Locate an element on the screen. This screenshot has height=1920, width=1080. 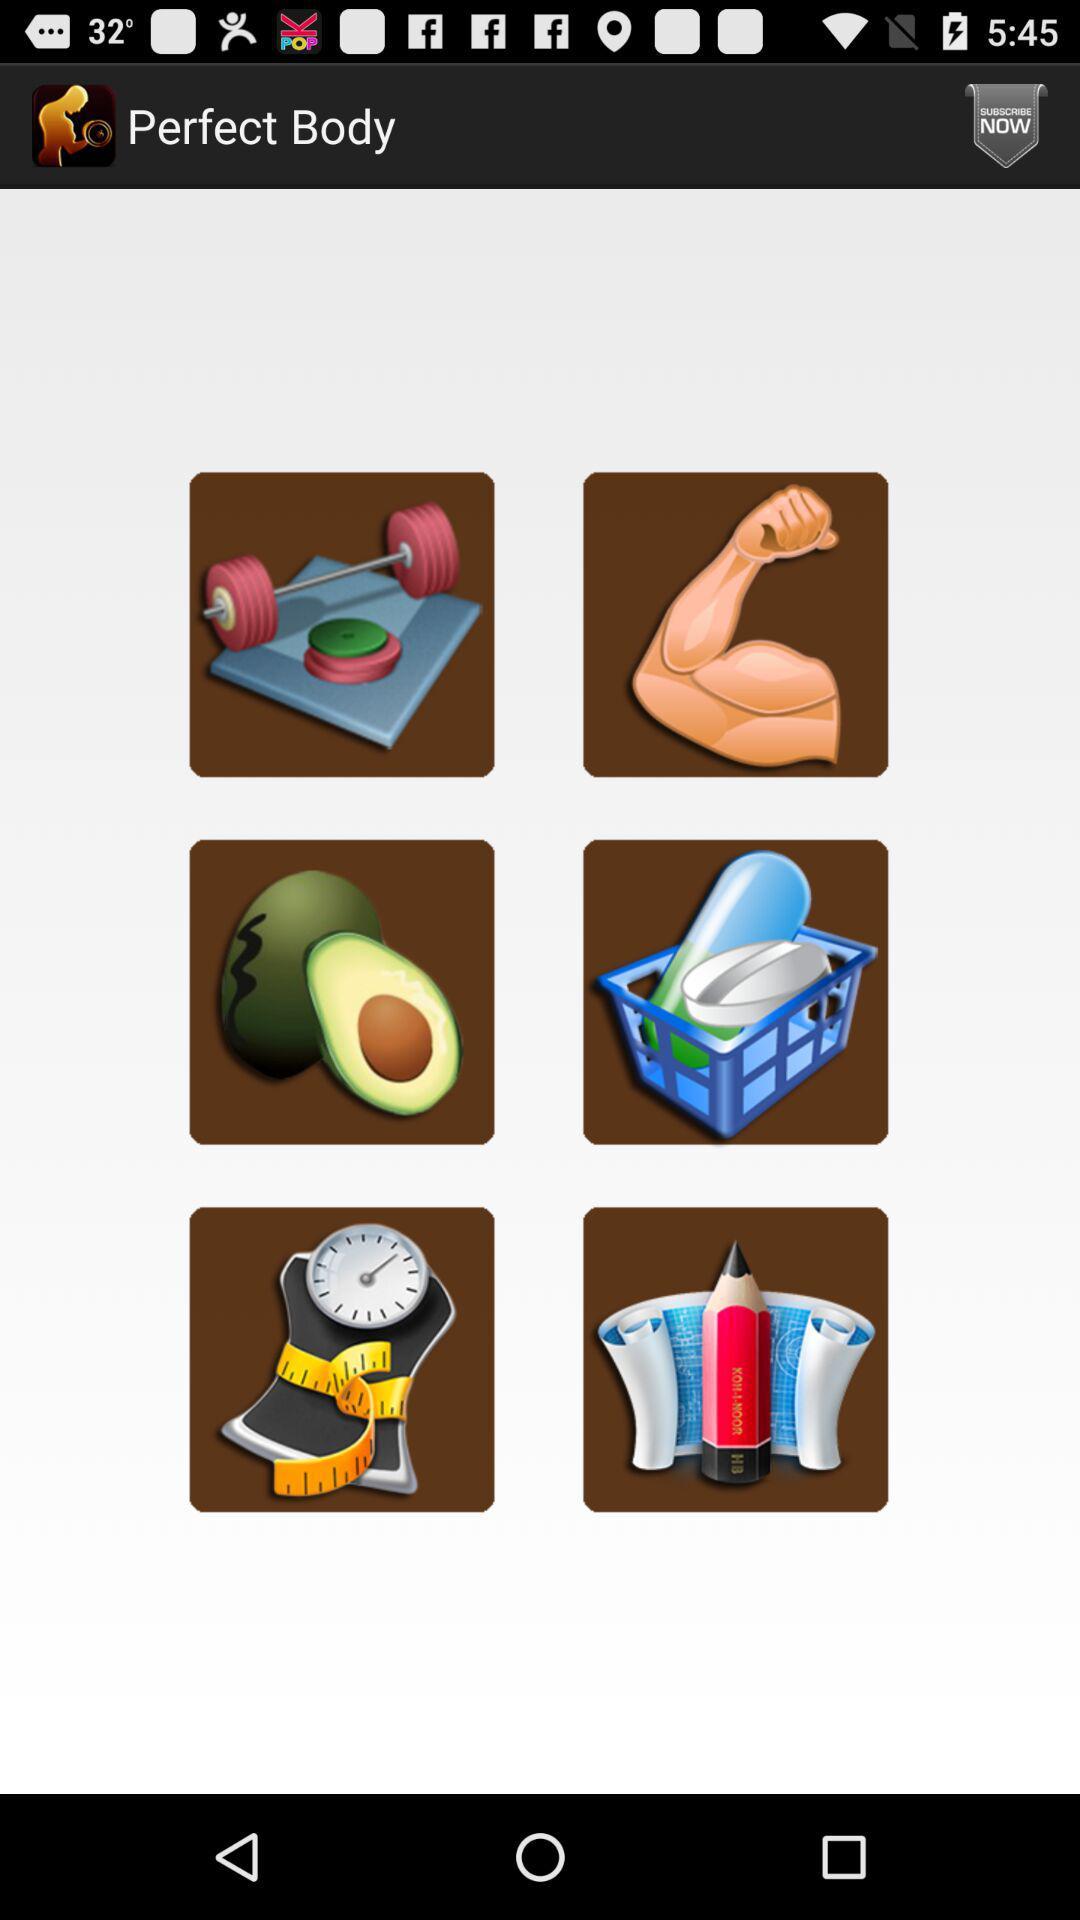
track workout is located at coordinates (341, 623).